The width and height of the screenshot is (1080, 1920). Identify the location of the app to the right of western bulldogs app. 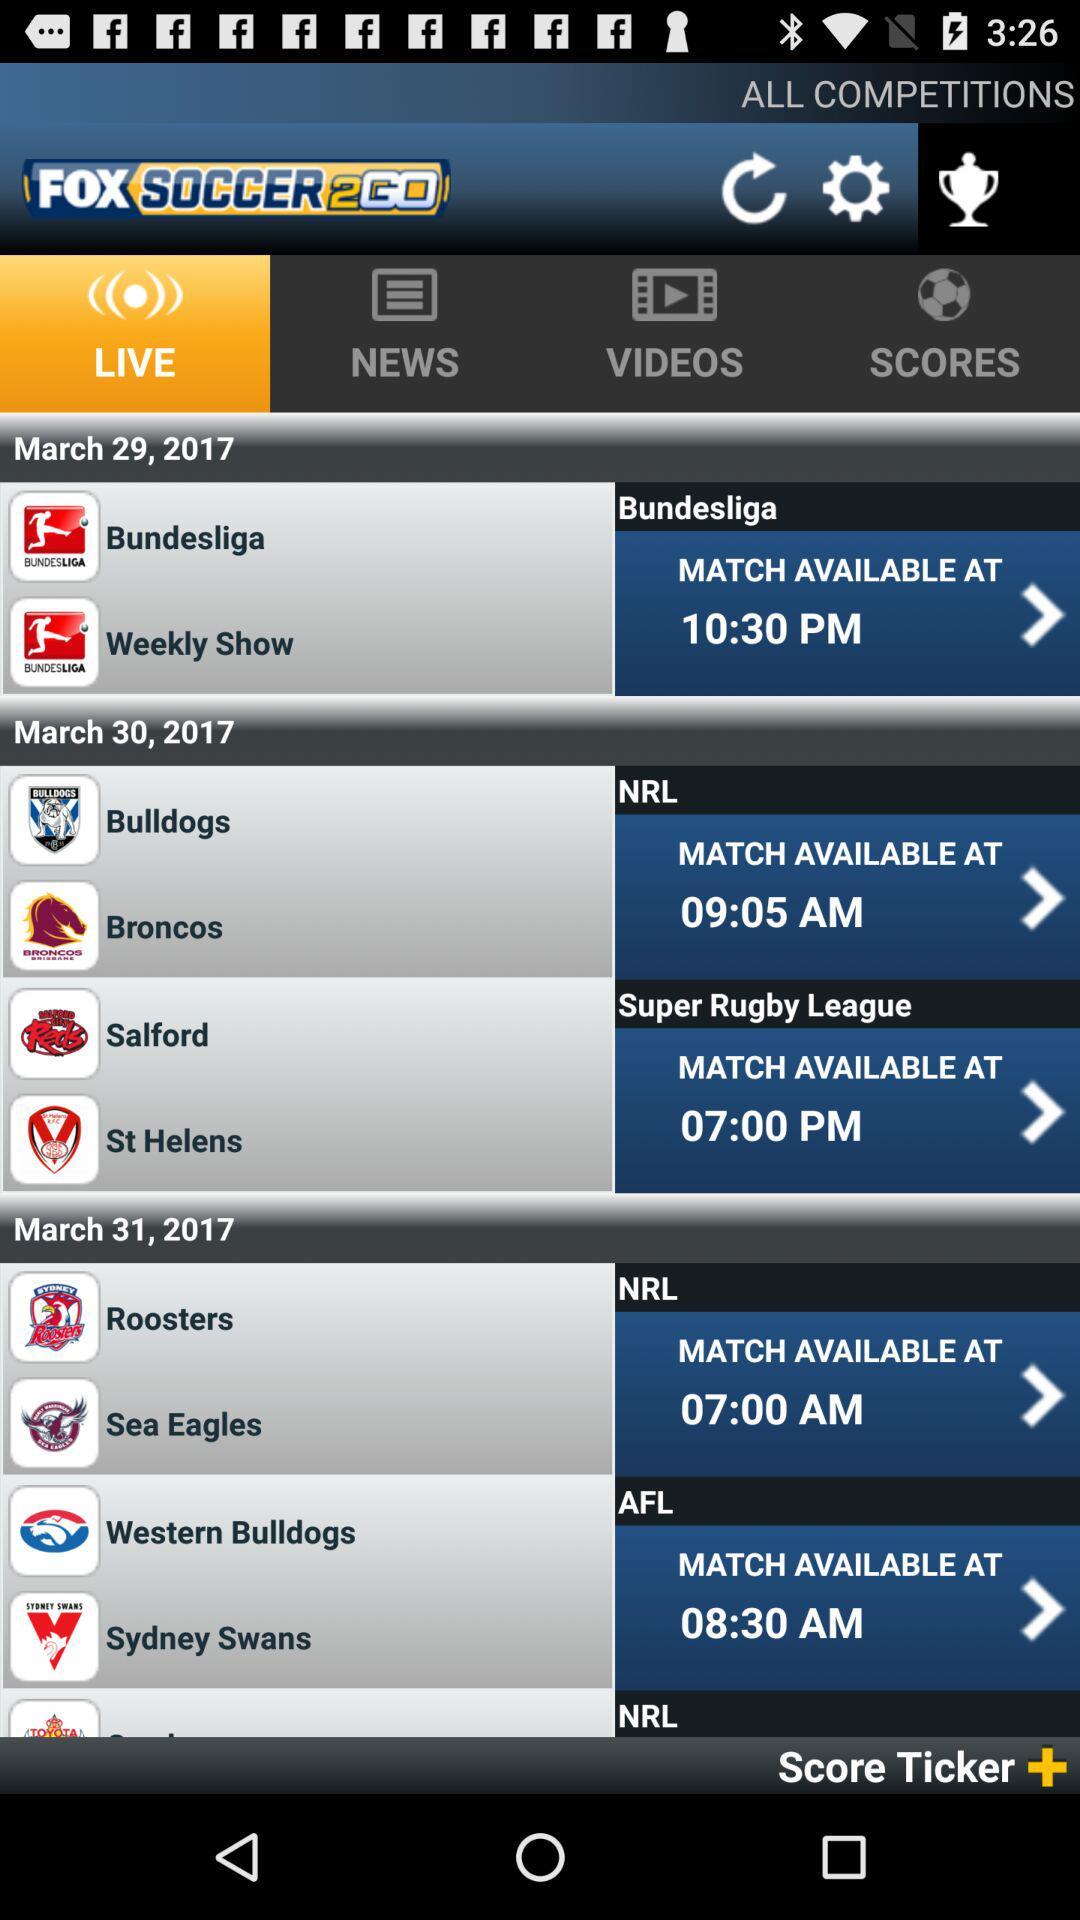
(847, 1501).